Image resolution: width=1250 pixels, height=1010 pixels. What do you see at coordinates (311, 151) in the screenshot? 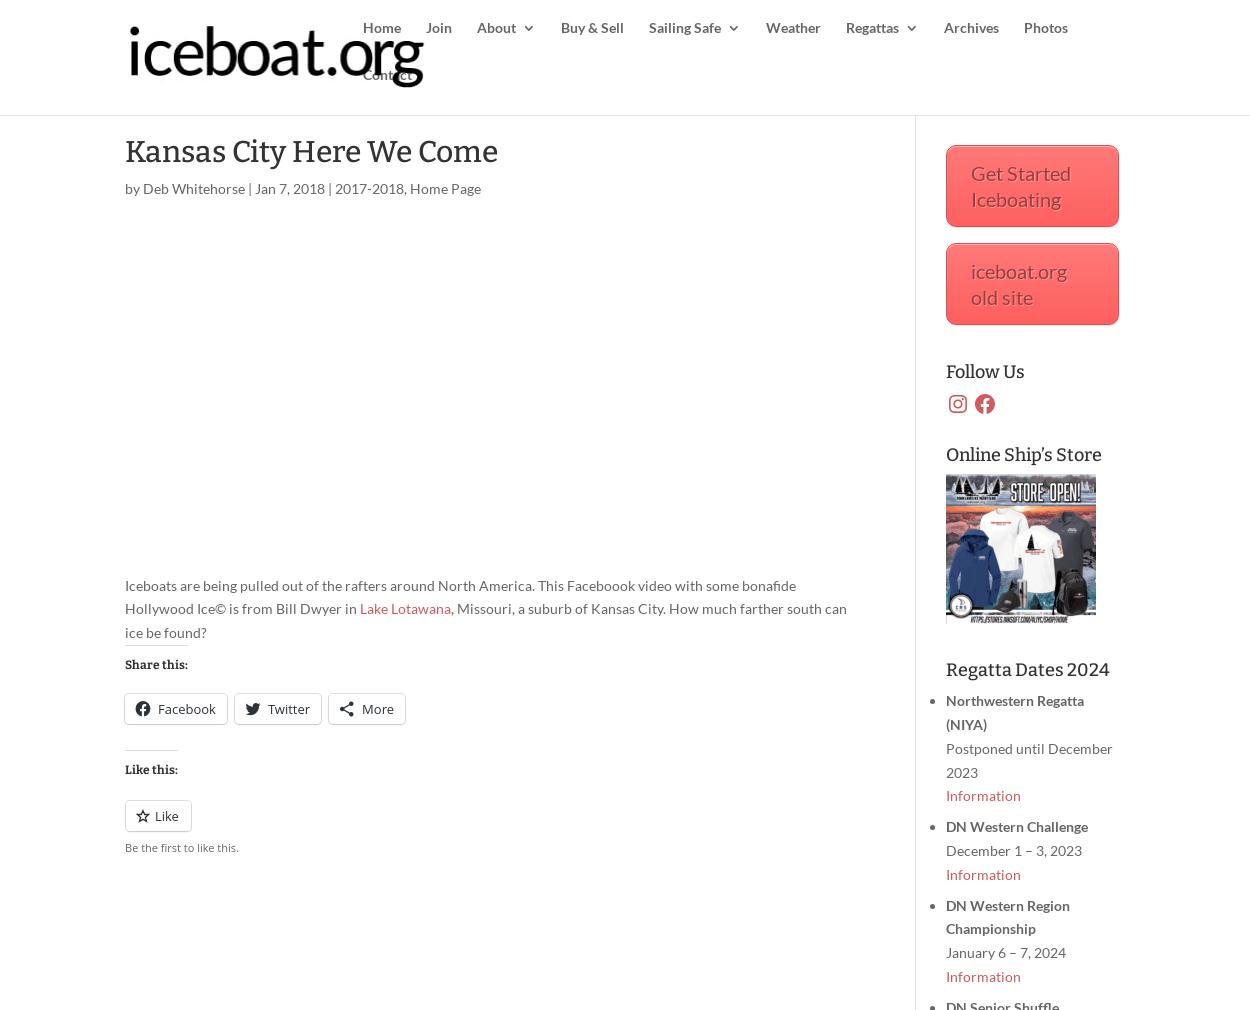
I see `'Kansas City Here We Come'` at bounding box center [311, 151].